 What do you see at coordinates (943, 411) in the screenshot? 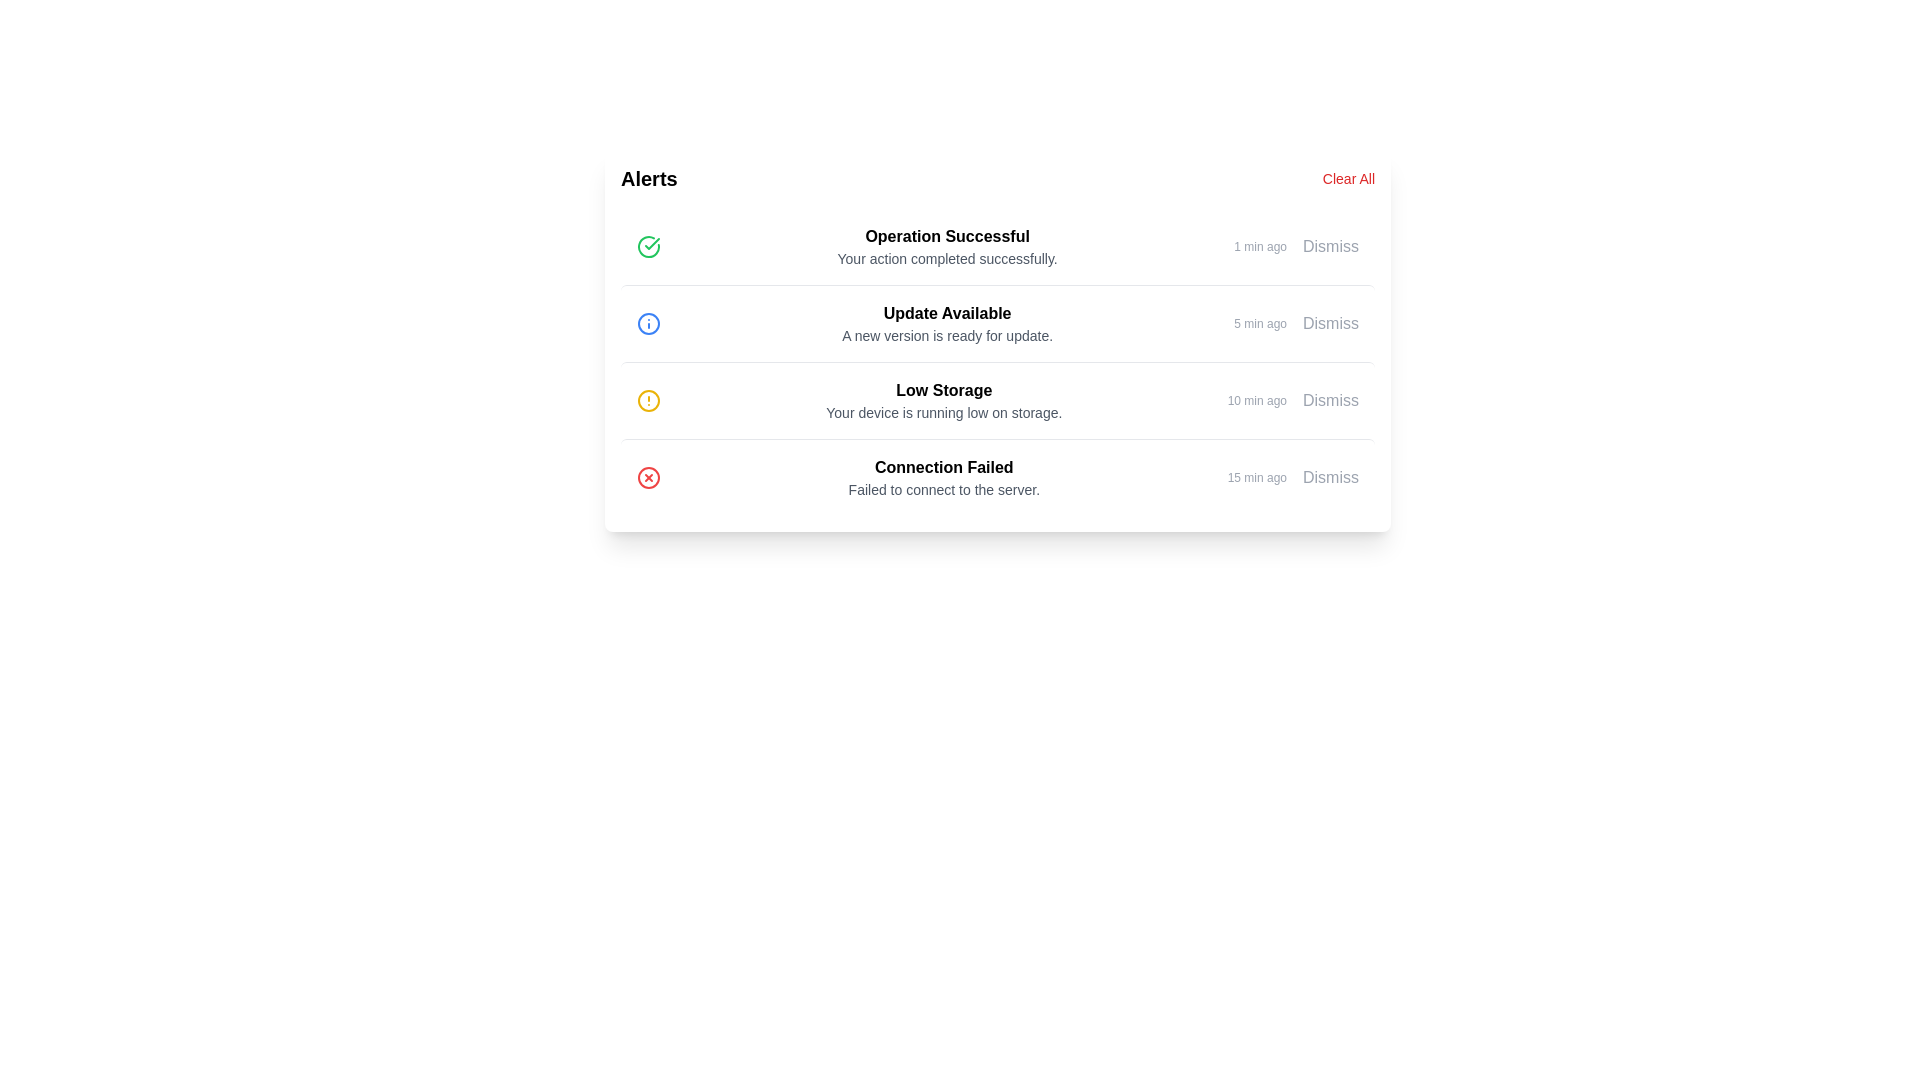
I see `descriptive text element located below the title in the 'Low Storage' notification card, which provides additional context about the low storage issue` at bounding box center [943, 411].